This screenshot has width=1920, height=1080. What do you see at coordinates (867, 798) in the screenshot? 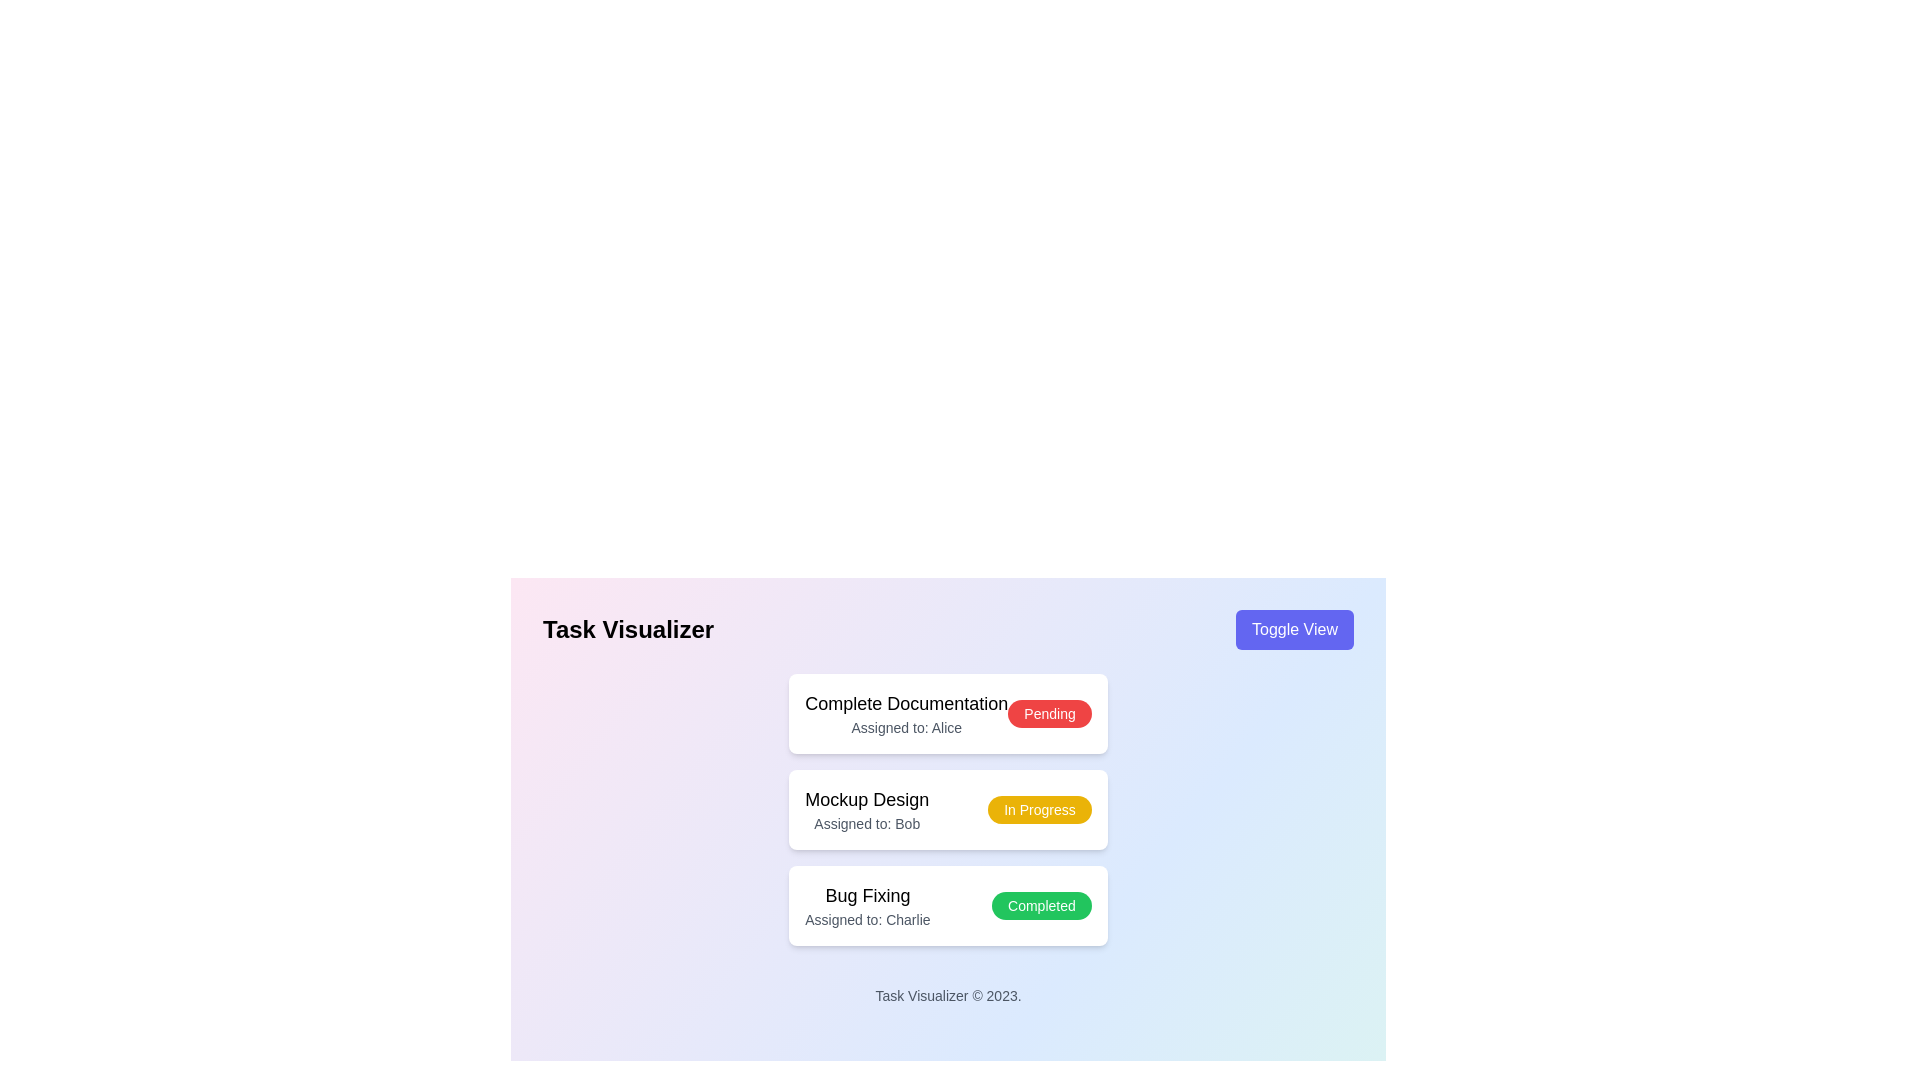
I see `text label displaying 'Mockup Design' located at the center of the middle task card in the vertical layout of task cards` at bounding box center [867, 798].